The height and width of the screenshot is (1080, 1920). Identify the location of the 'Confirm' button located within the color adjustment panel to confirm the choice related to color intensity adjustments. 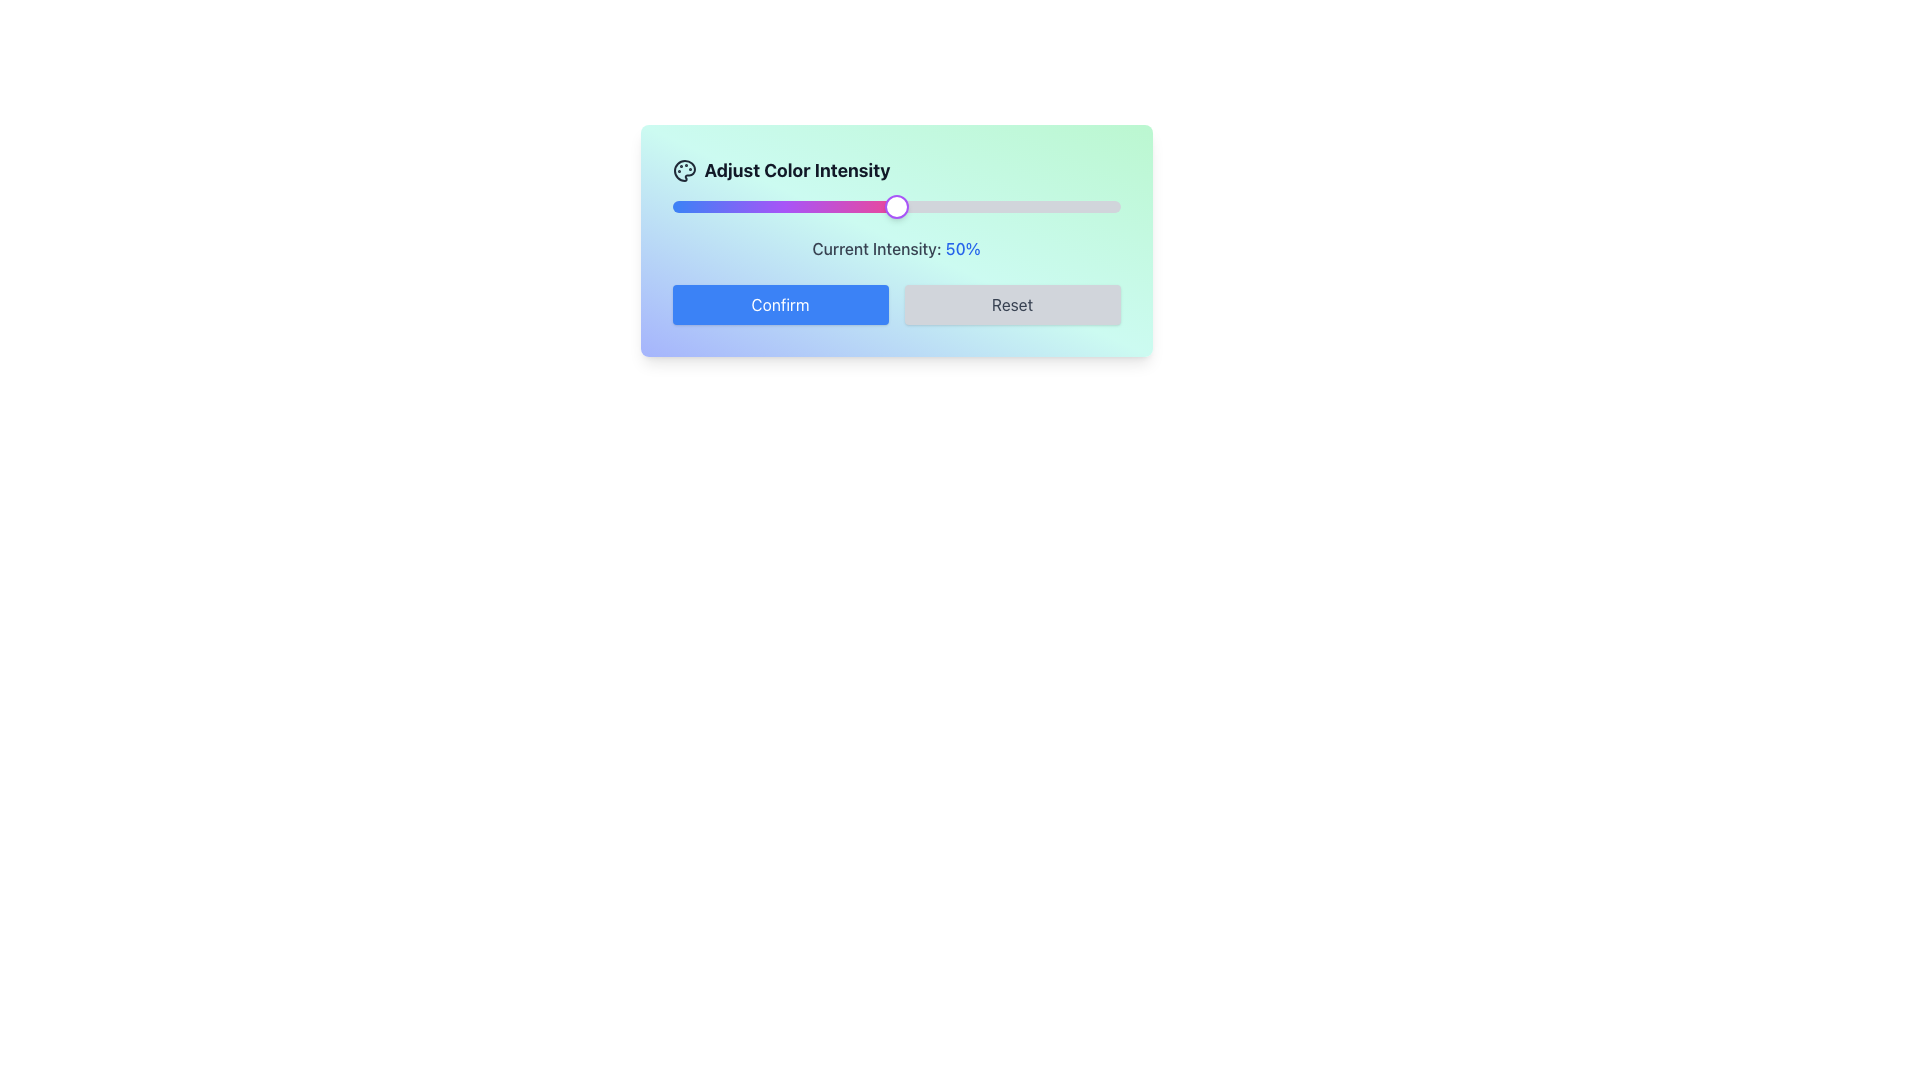
(779, 304).